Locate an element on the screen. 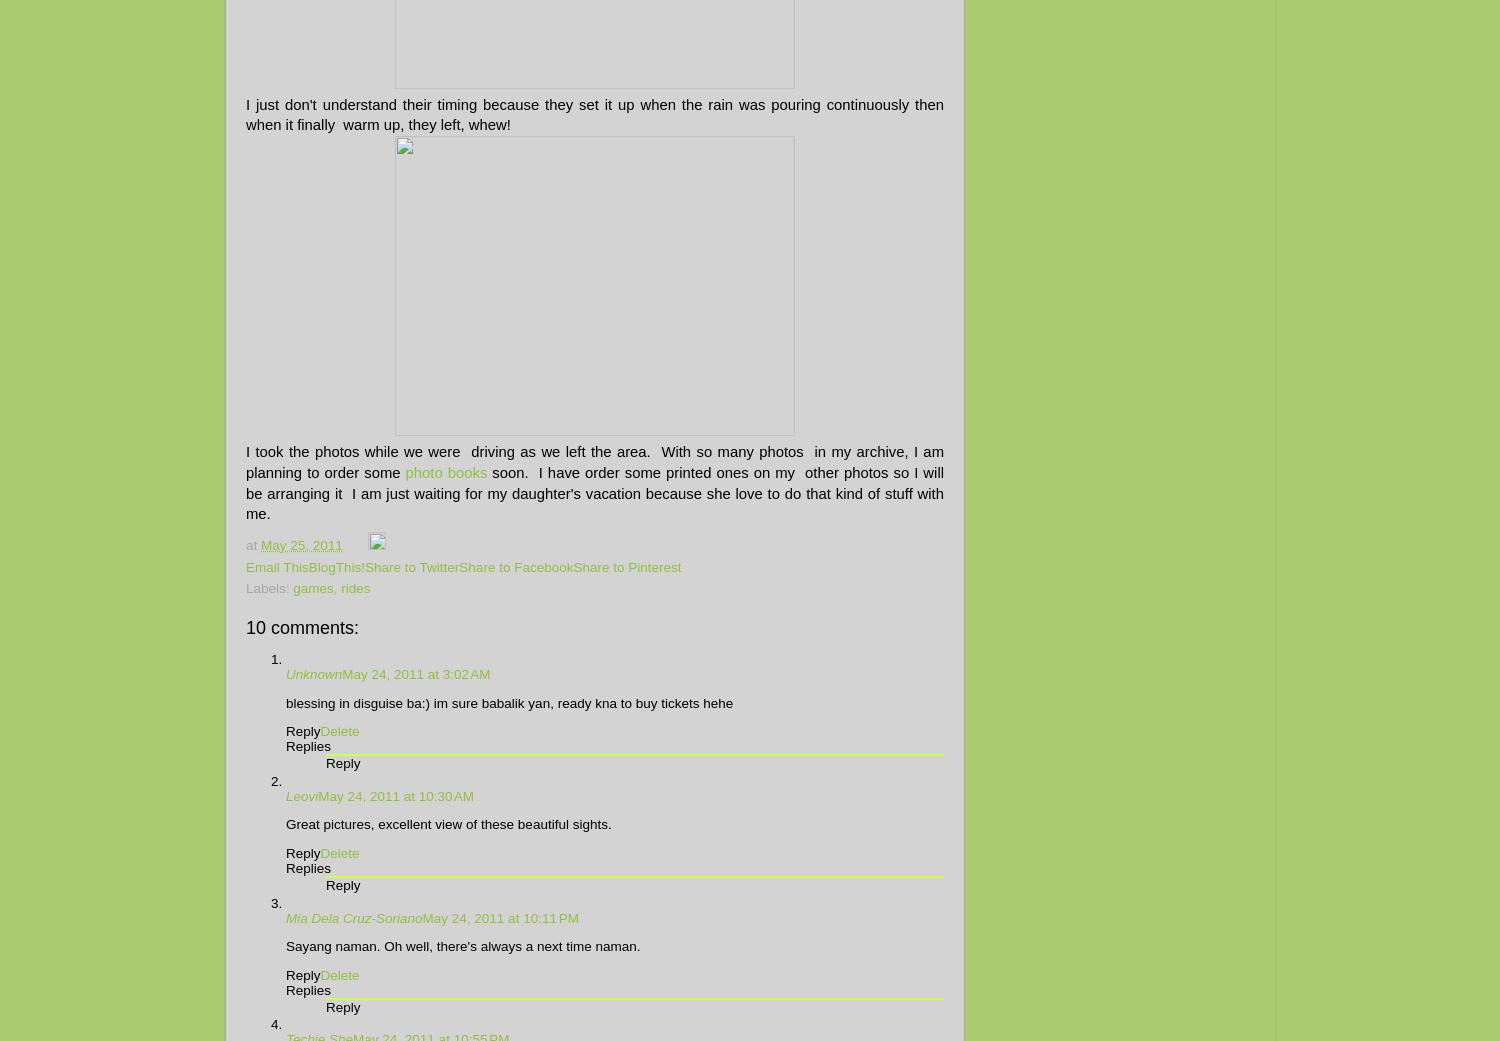 The height and width of the screenshot is (1041, 1500). 'at' is located at coordinates (253, 544).